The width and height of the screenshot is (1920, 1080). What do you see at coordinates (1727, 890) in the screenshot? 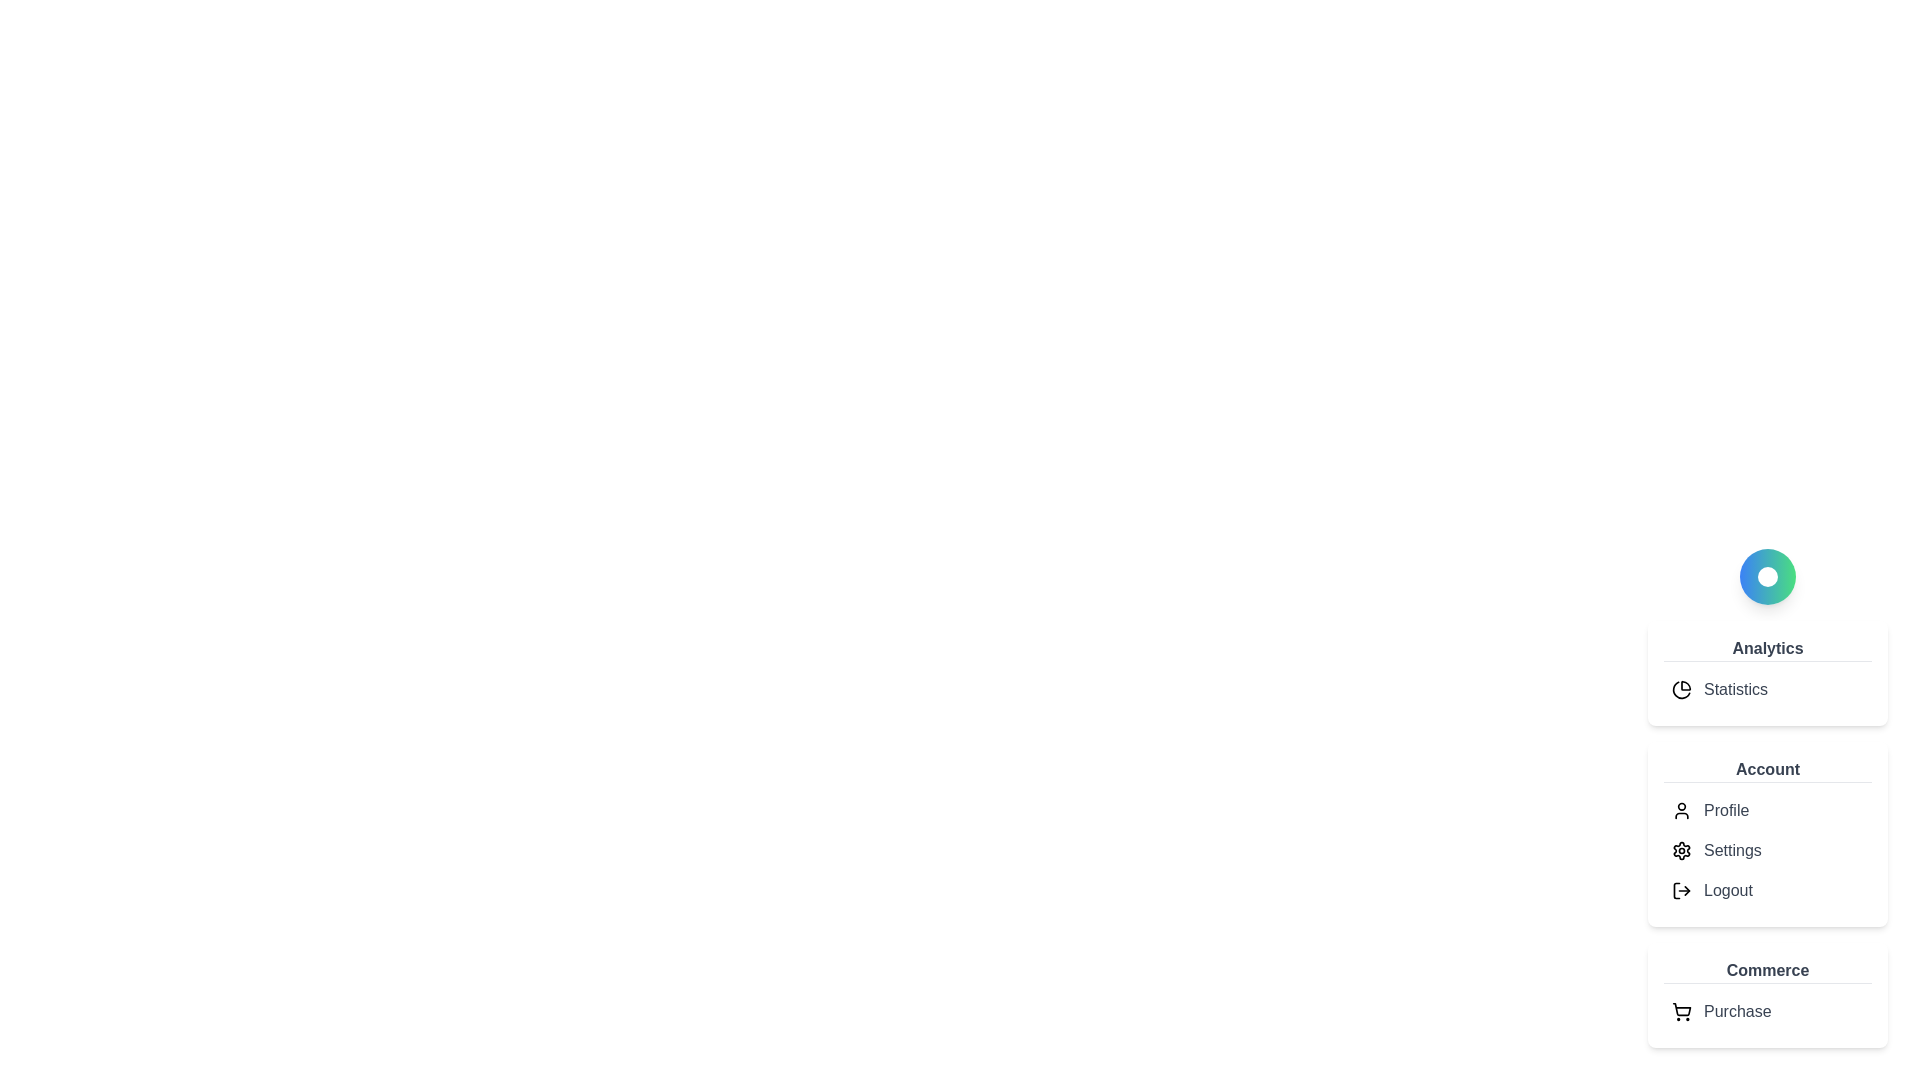
I see `the 'Logout' option in the Account category` at bounding box center [1727, 890].